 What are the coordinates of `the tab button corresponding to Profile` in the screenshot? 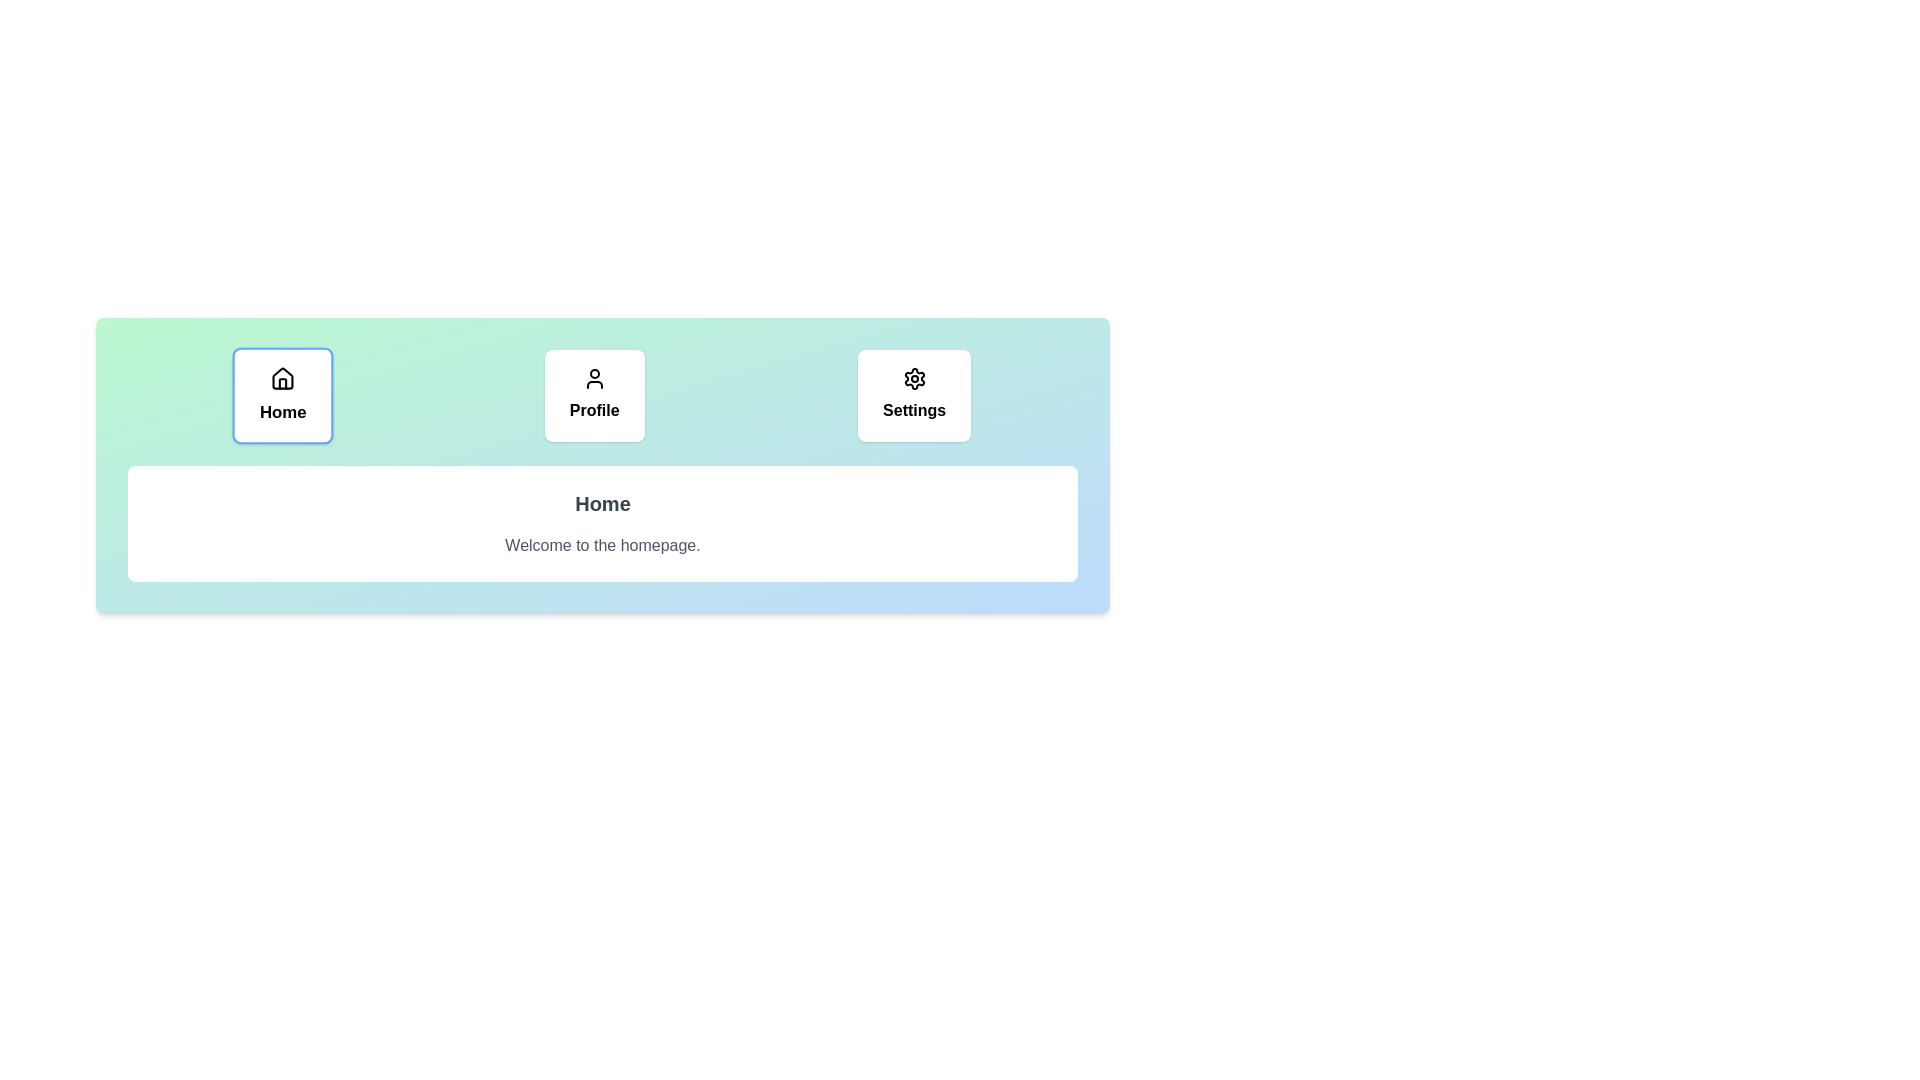 It's located at (593, 396).